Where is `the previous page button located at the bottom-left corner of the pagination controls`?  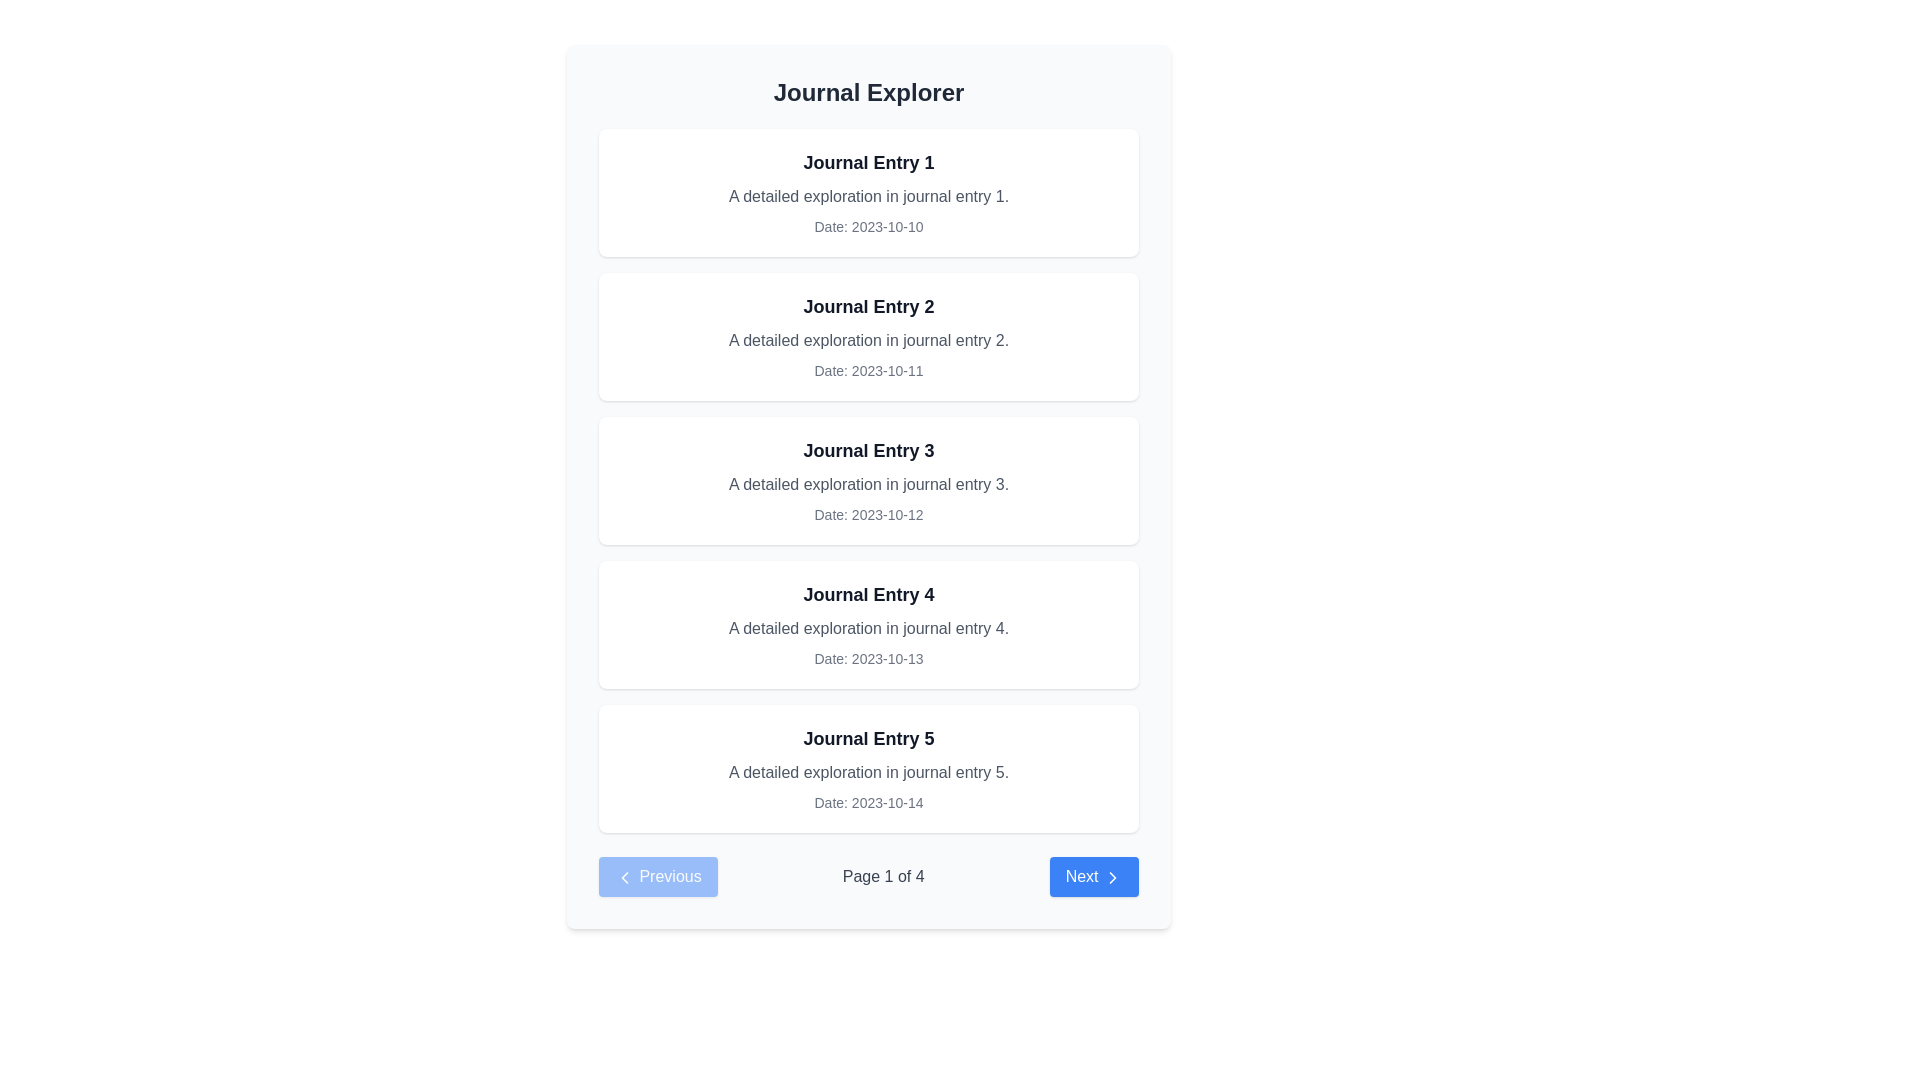
the previous page button located at the bottom-left corner of the pagination controls is located at coordinates (658, 875).